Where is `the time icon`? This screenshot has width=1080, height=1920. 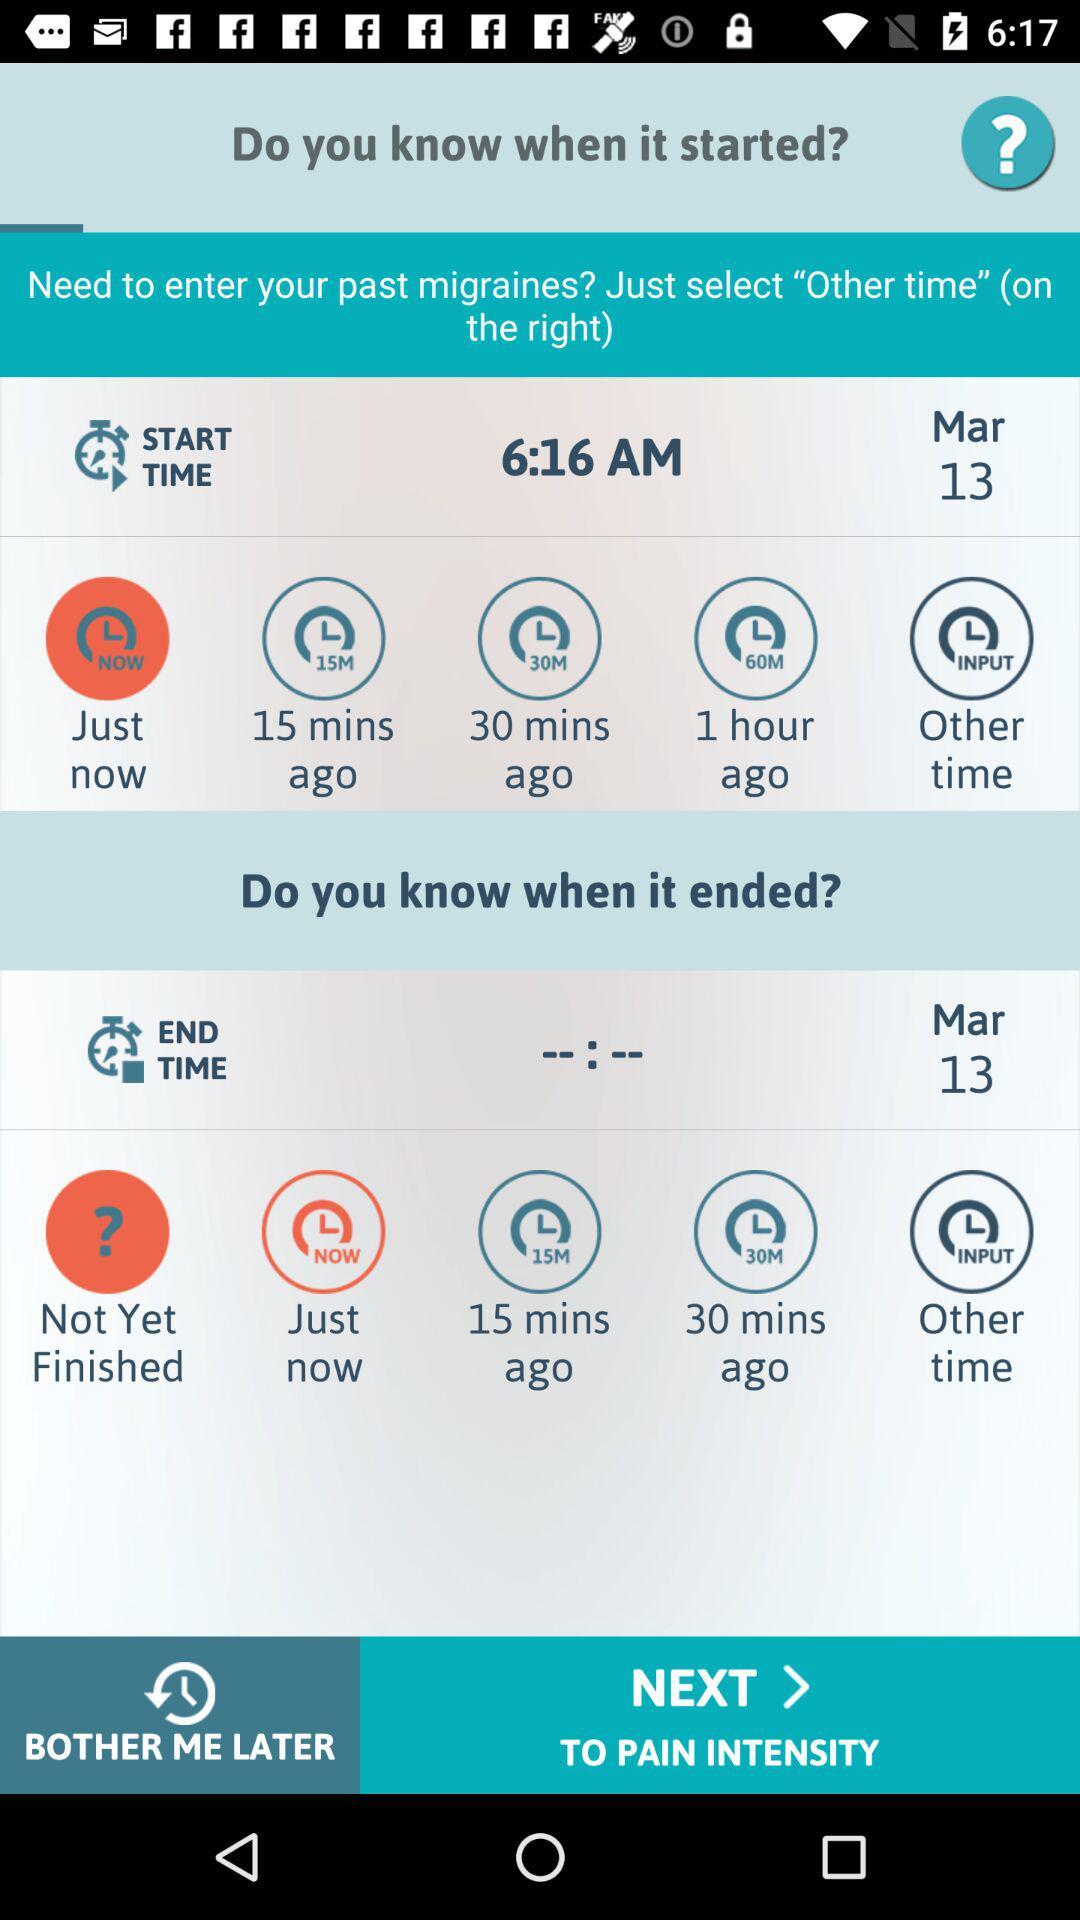
the time icon is located at coordinates (756, 637).